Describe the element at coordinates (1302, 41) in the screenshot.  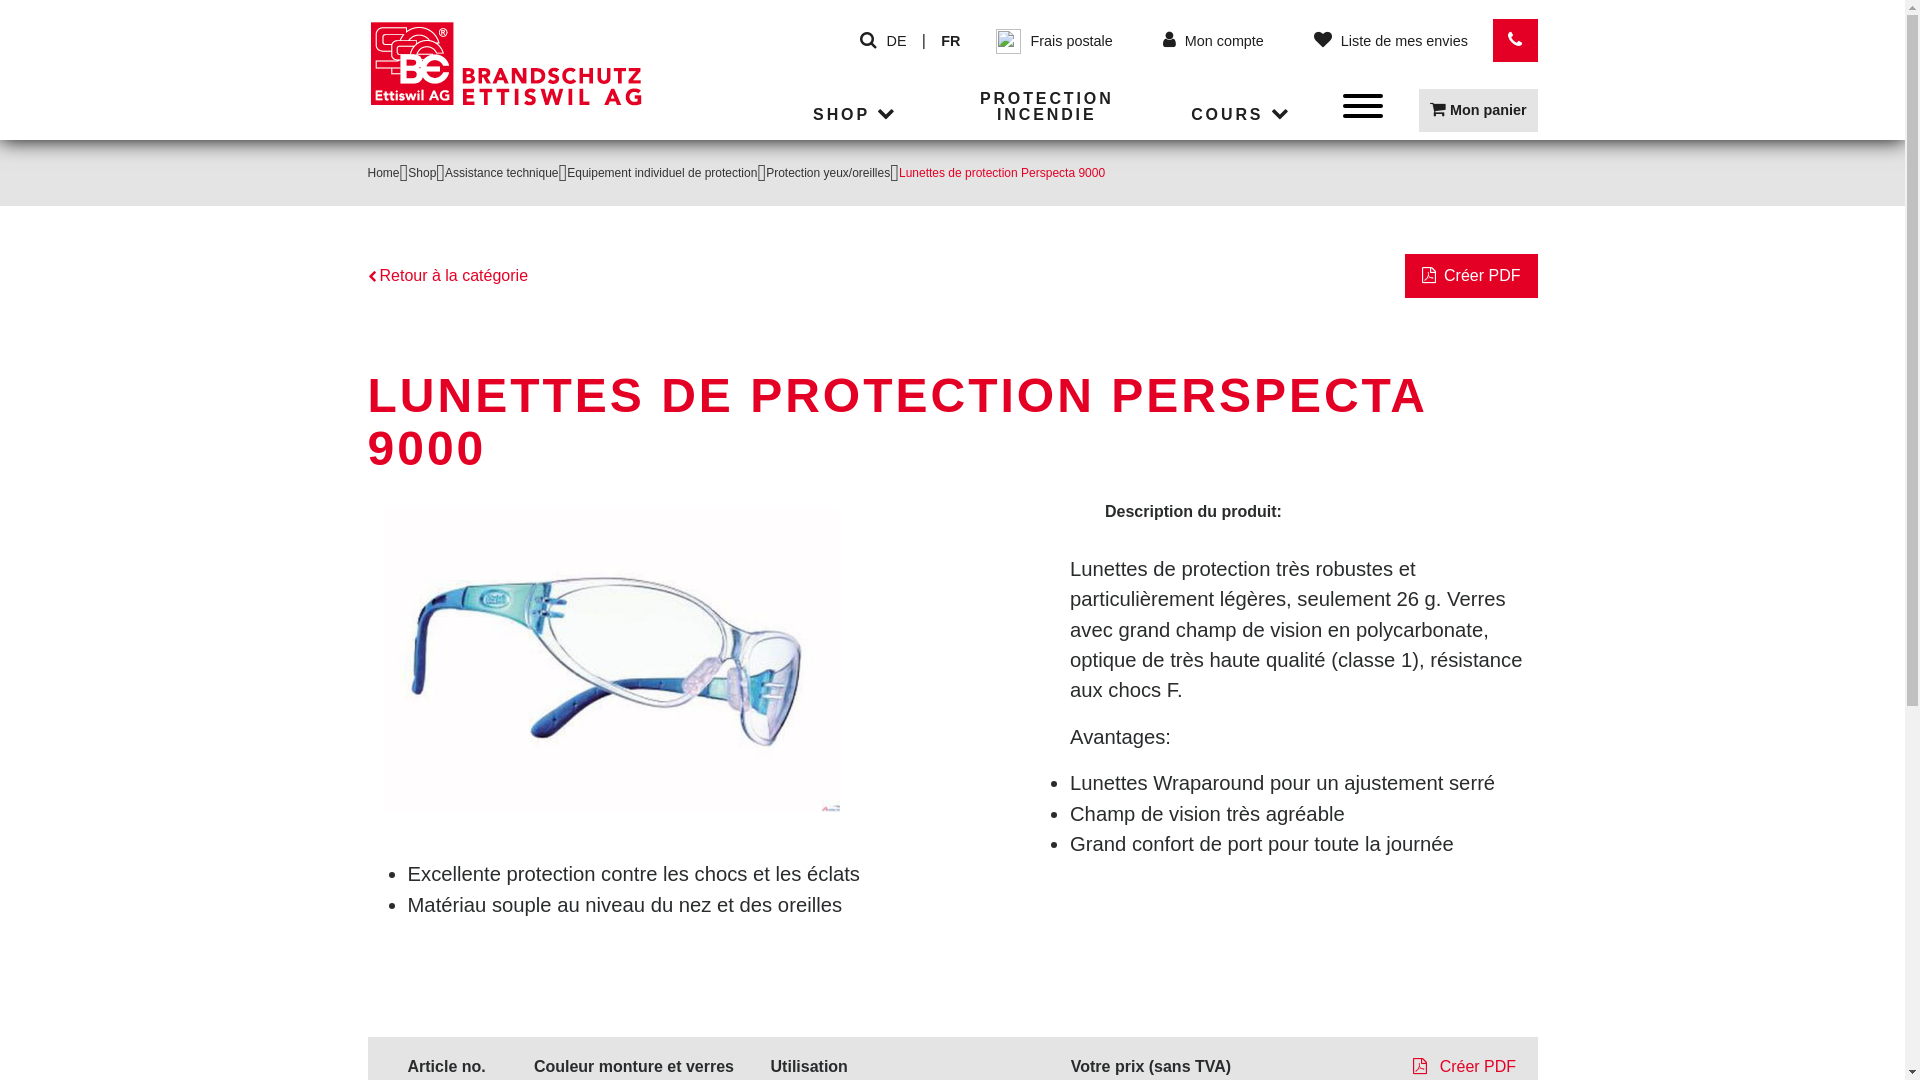
I see `'Liste de mes envies'` at that location.